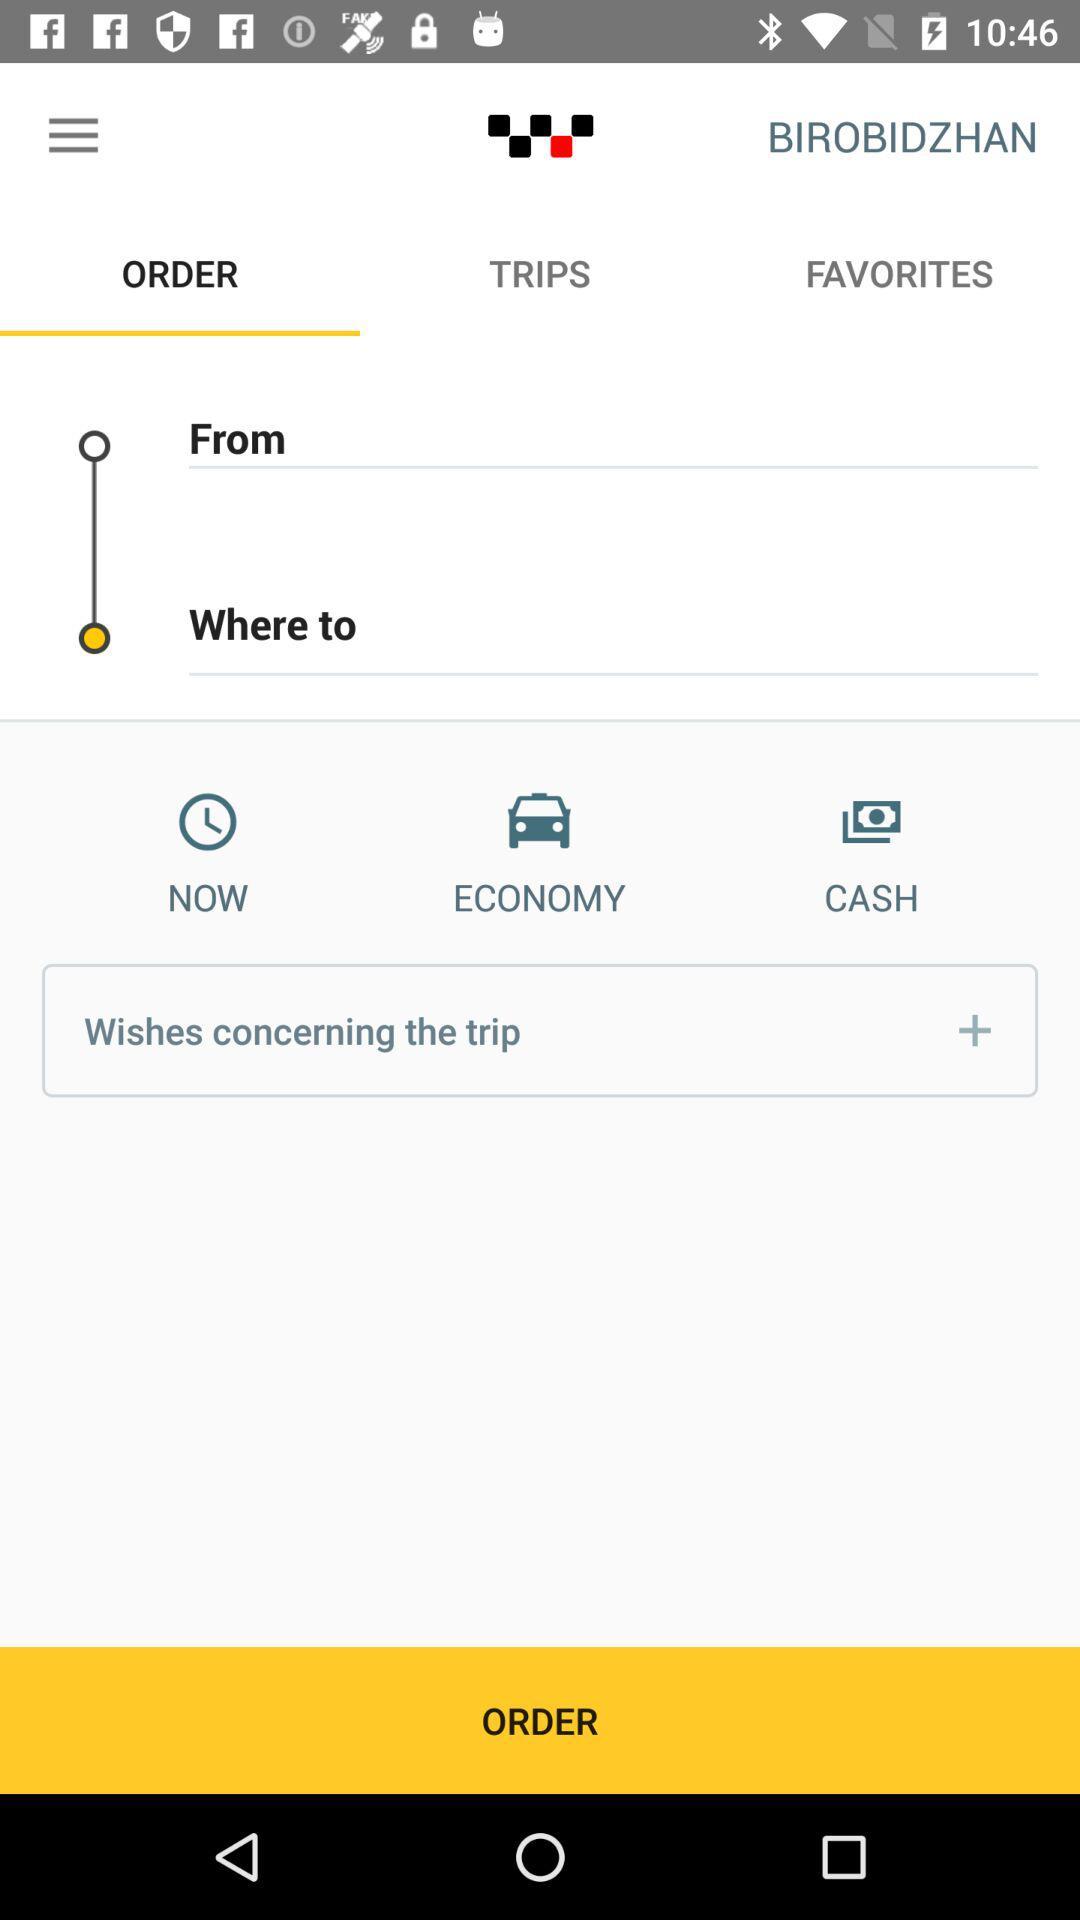 Image resolution: width=1080 pixels, height=1920 pixels. I want to click on birobidzhan icon, so click(902, 135).